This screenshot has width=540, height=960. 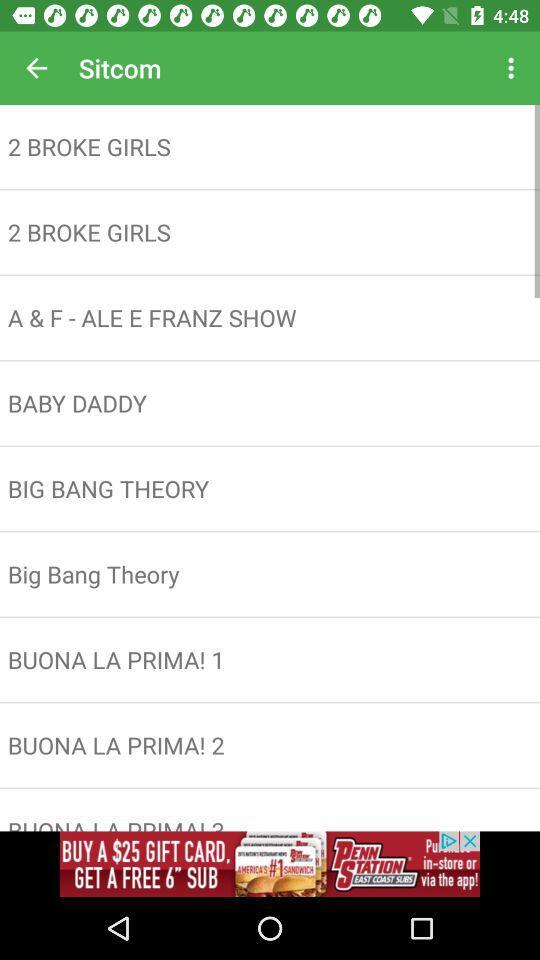 What do you see at coordinates (270, 863) in the screenshot?
I see `open an advertisement` at bounding box center [270, 863].